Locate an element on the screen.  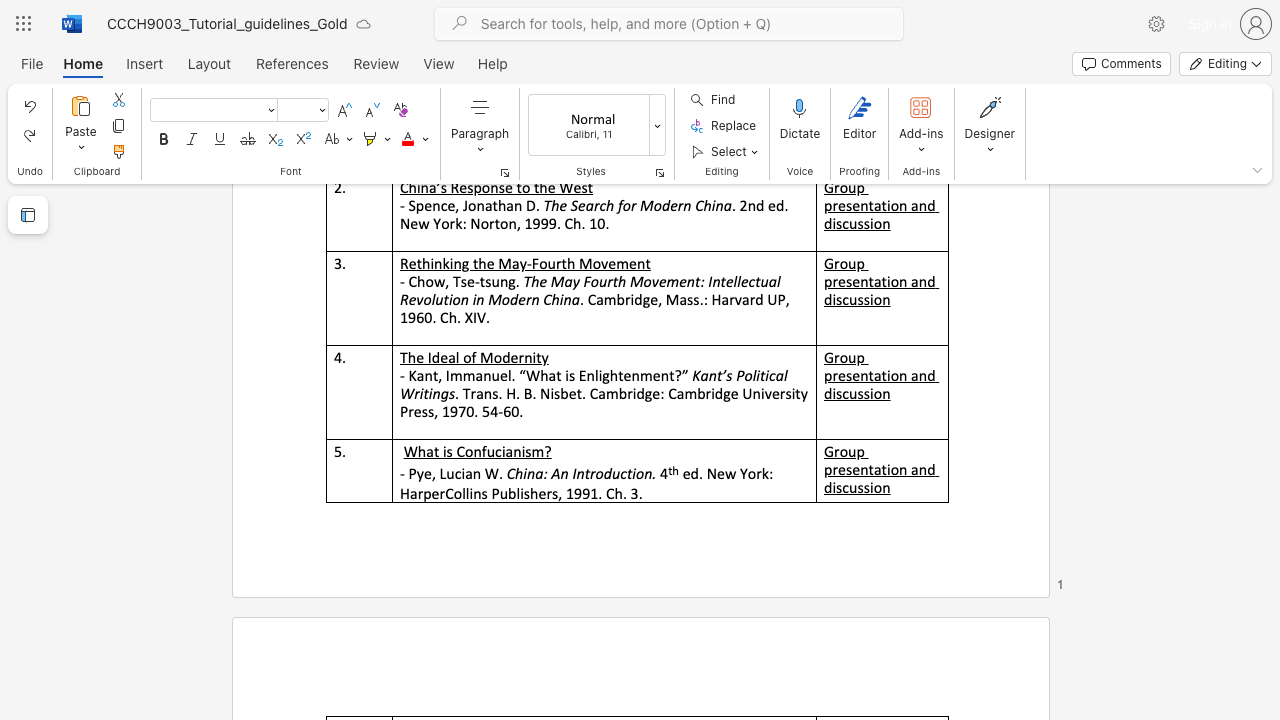
the subset text "China" within the text "China: An Introduction." is located at coordinates (506, 474).